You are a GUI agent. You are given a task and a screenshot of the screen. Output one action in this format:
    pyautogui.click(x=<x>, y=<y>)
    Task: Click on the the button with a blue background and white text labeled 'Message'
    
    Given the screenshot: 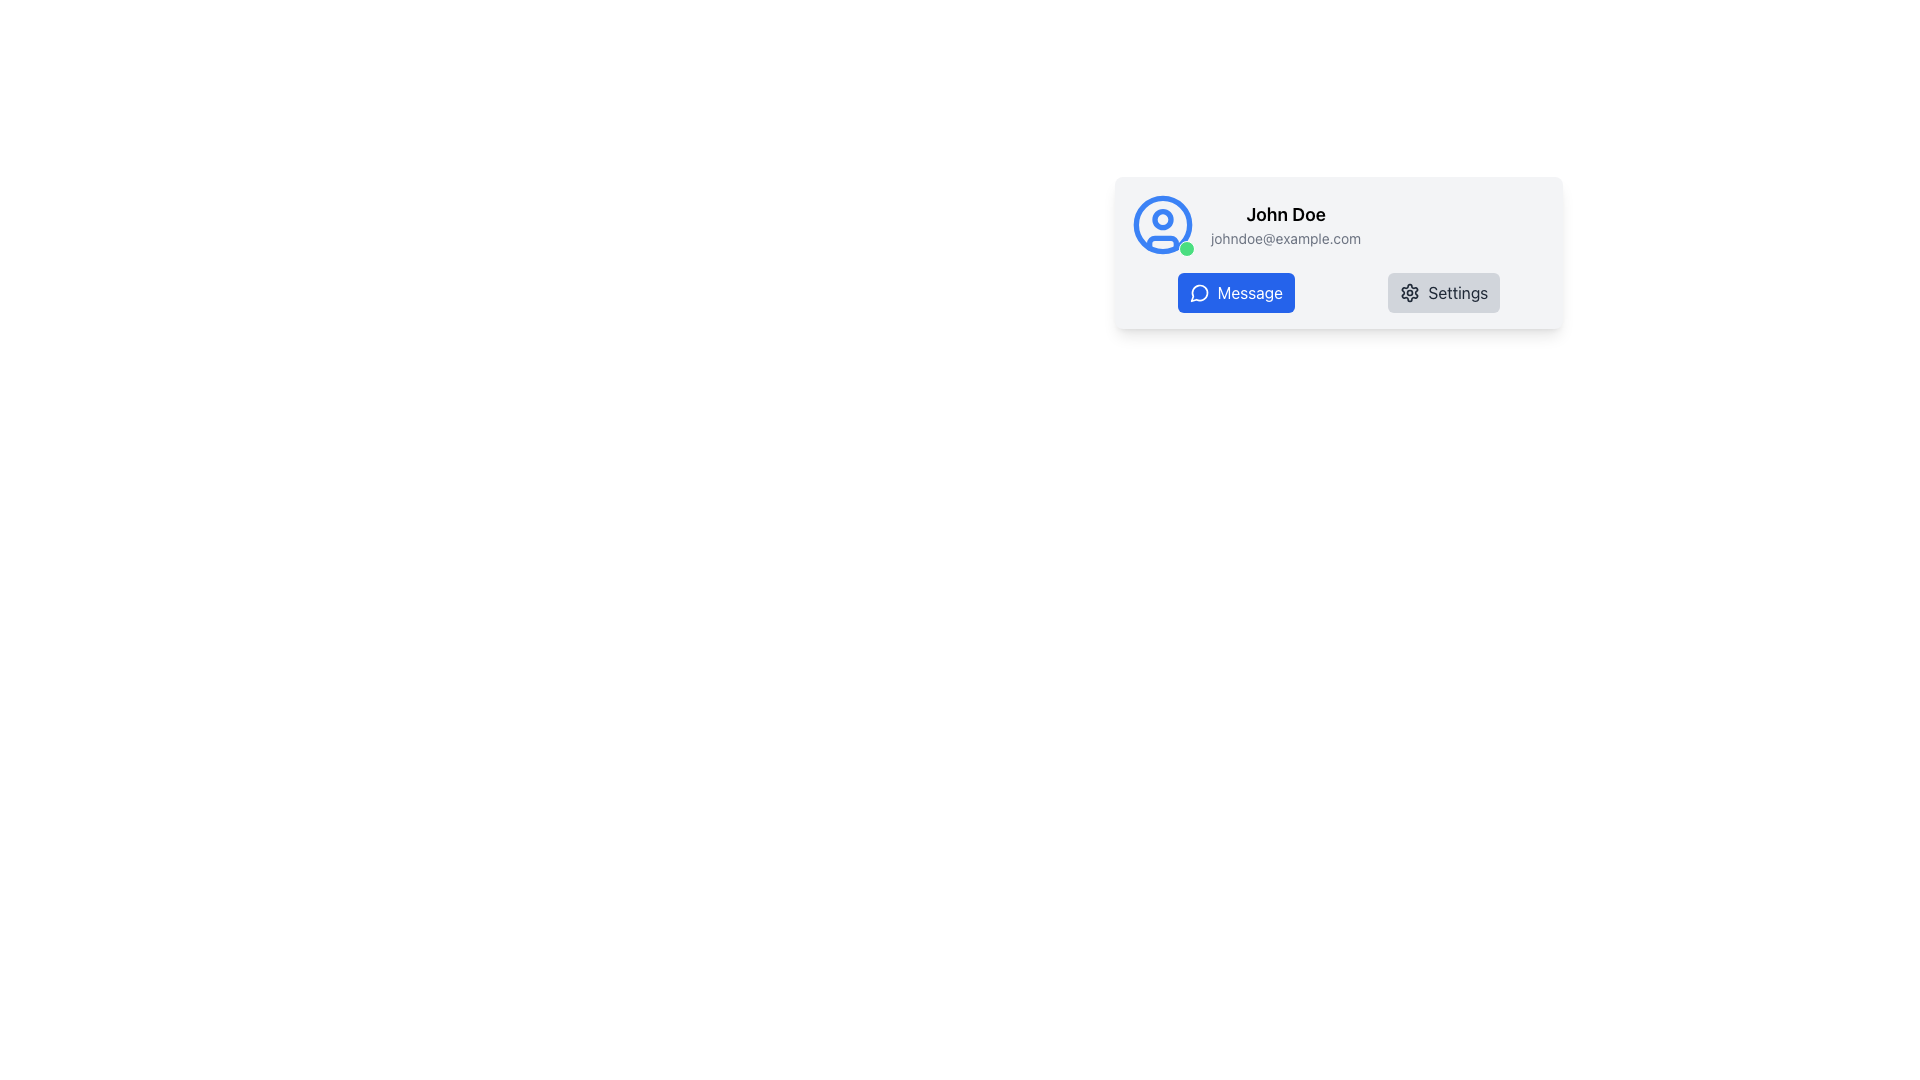 What is the action you would take?
    pyautogui.click(x=1235, y=293)
    